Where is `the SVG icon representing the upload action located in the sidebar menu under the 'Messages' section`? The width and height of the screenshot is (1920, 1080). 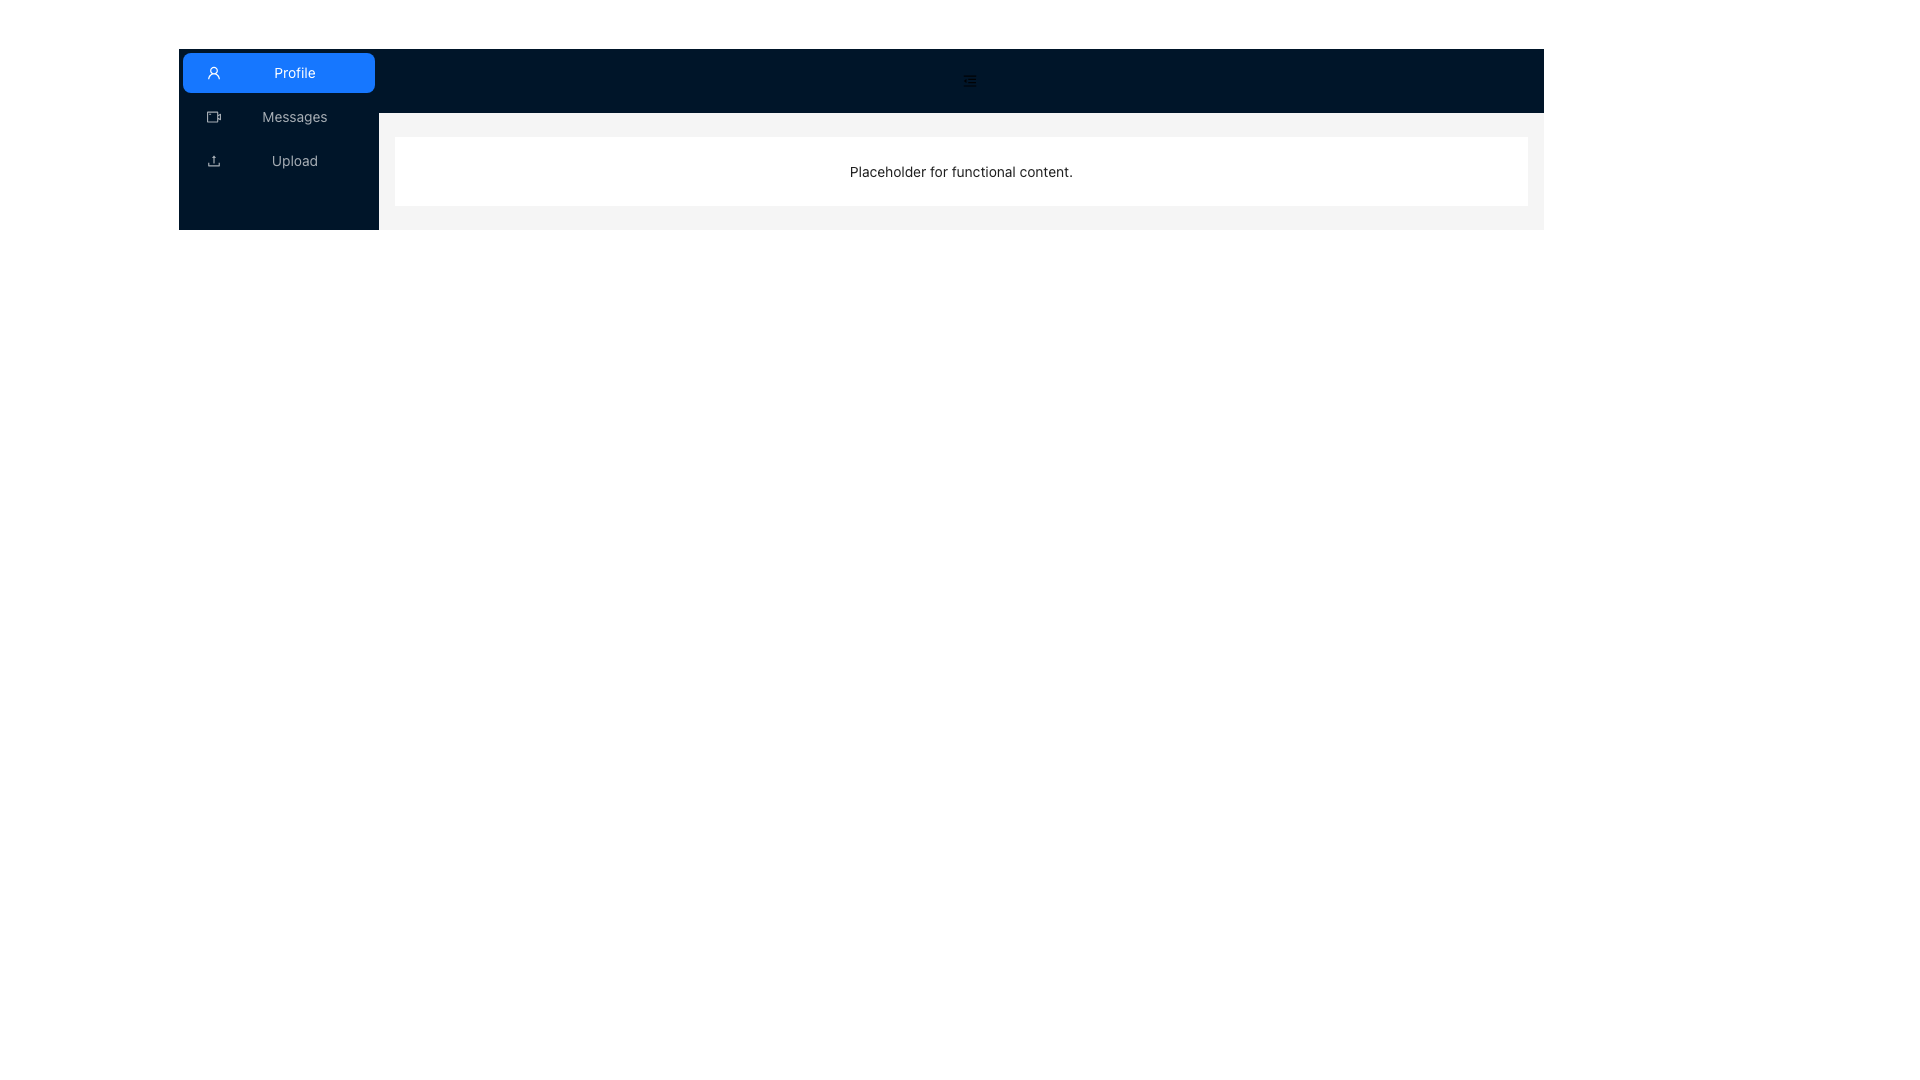 the SVG icon representing the upload action located in the sidebar menu under the 'Messages' section is located at coordinates (214, 158).